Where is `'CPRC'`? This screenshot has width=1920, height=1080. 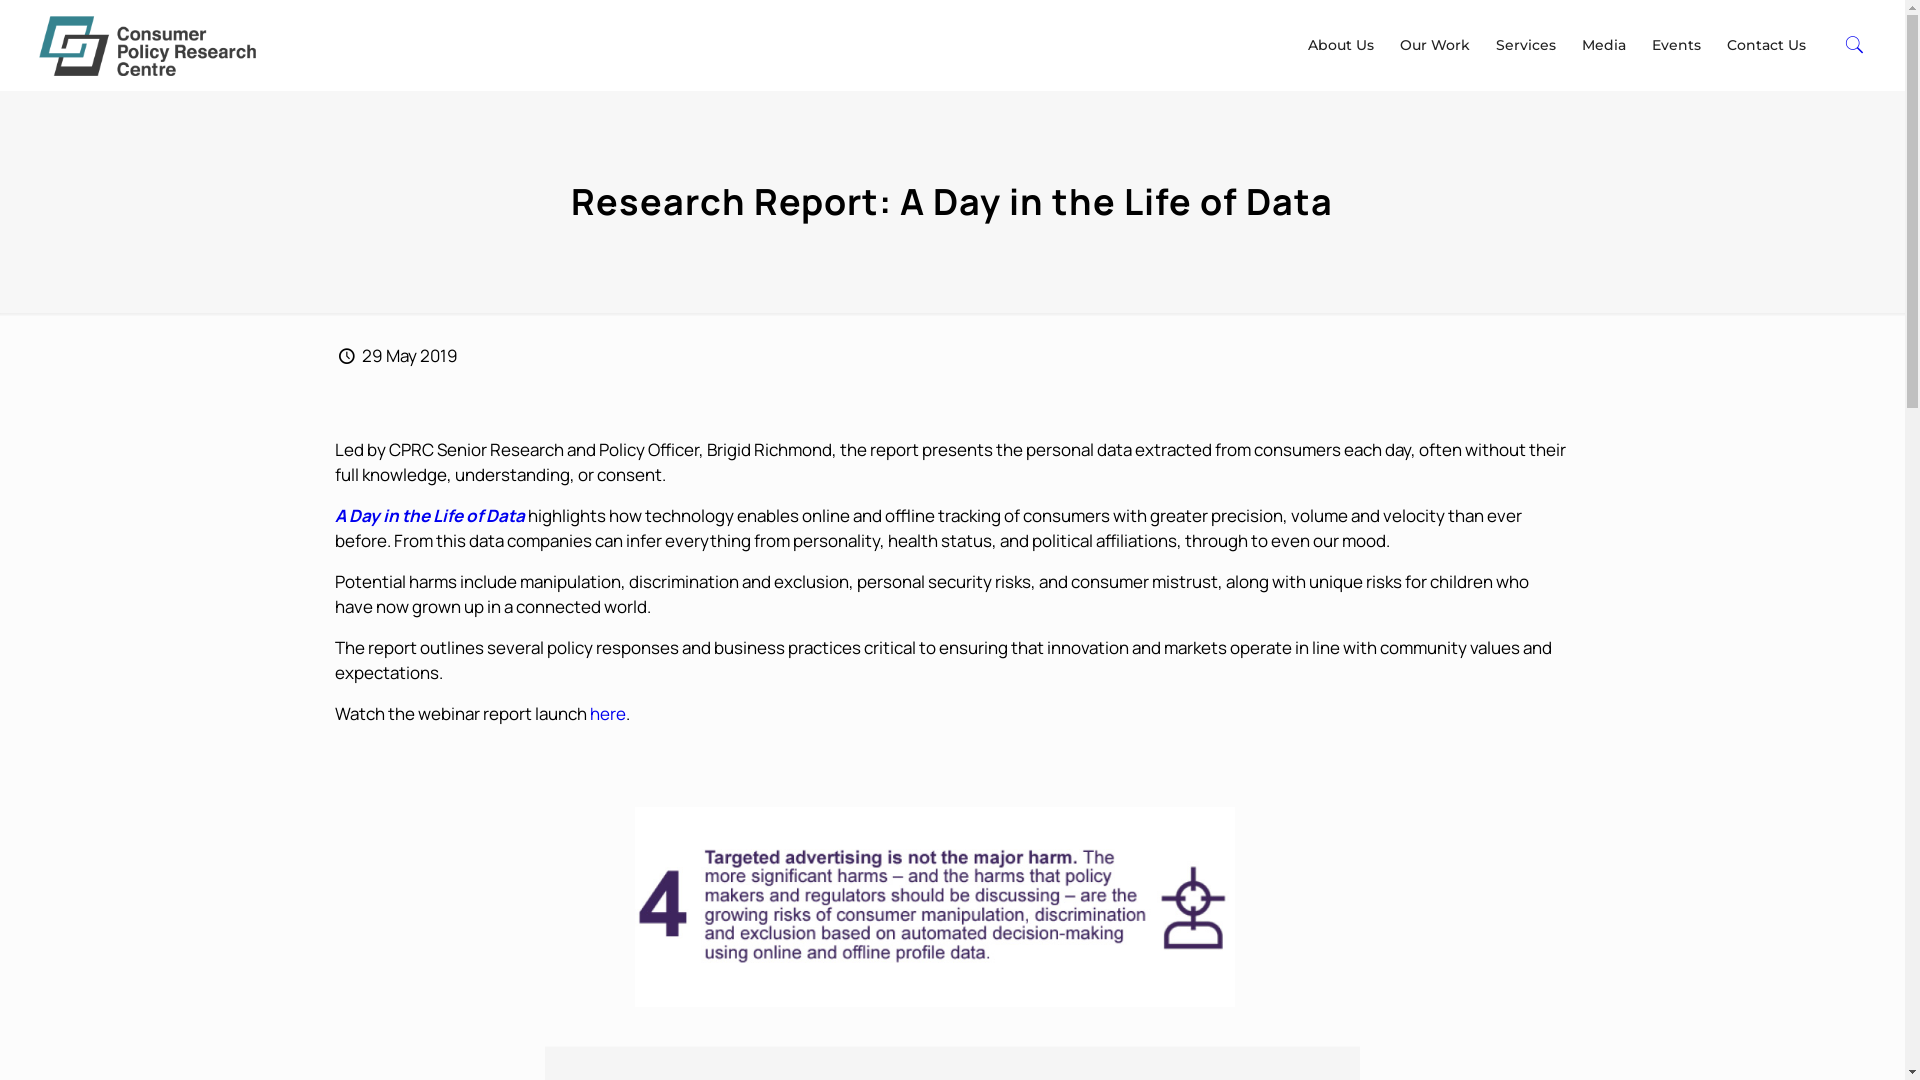 'CPRC' is located at coordinates (146, 45).